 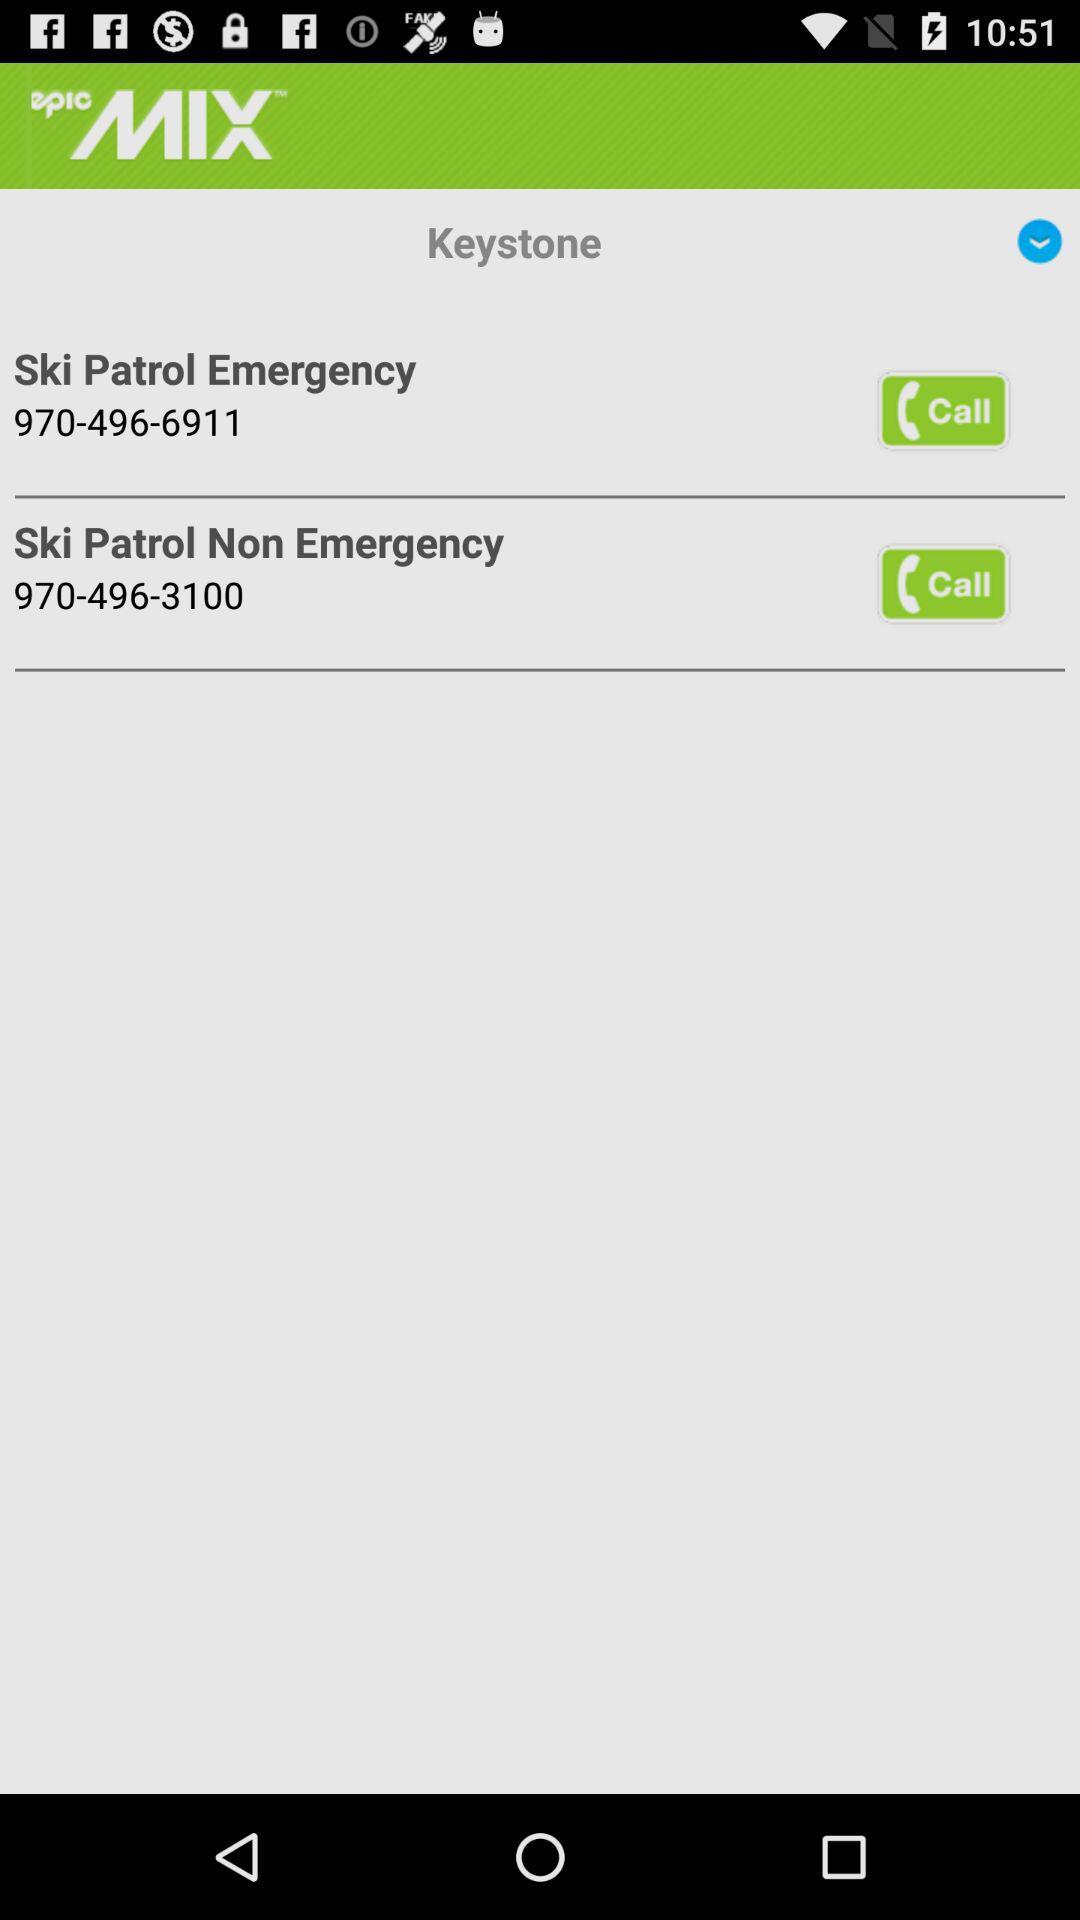 I want to click on the item to the right of the ski patrol non, so click(x=943, y=582).